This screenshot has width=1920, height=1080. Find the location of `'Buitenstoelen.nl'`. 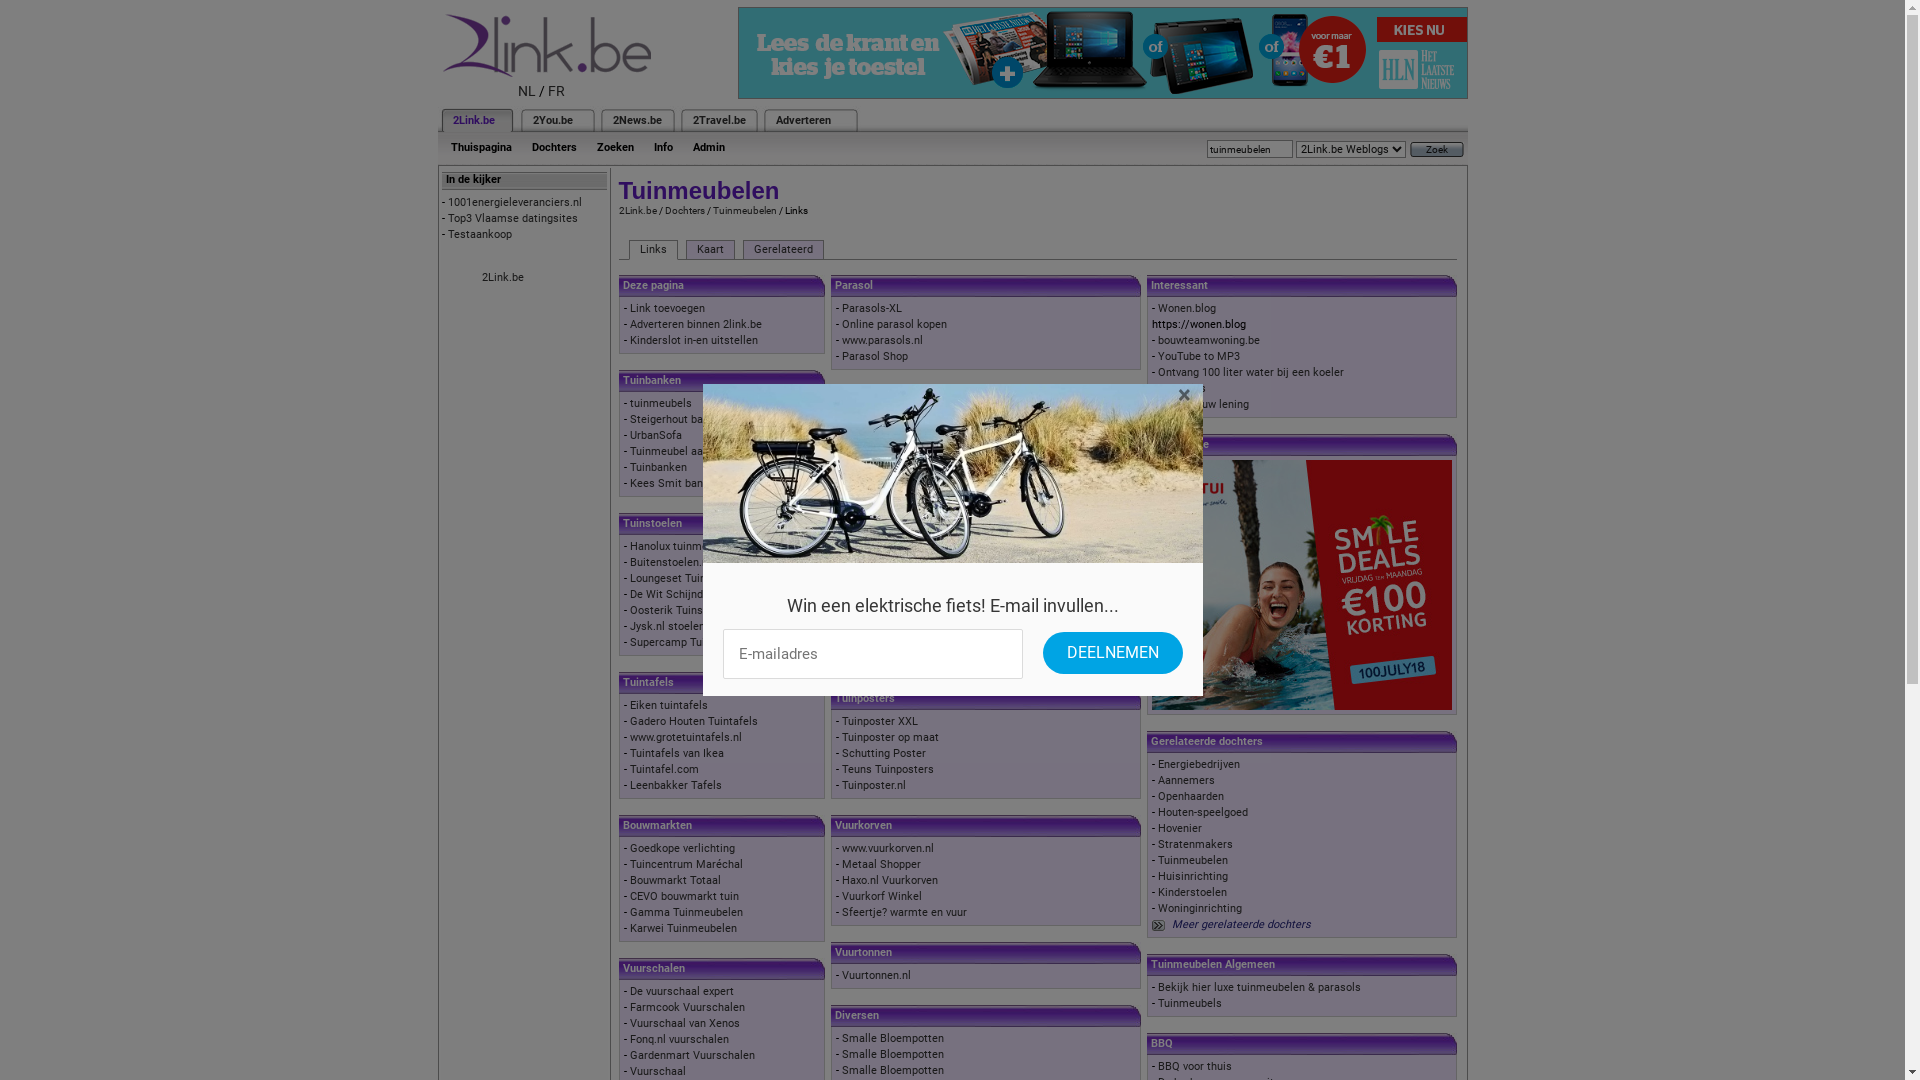

'Buitenstoelen.nl' is located at coordinates (670, 562).